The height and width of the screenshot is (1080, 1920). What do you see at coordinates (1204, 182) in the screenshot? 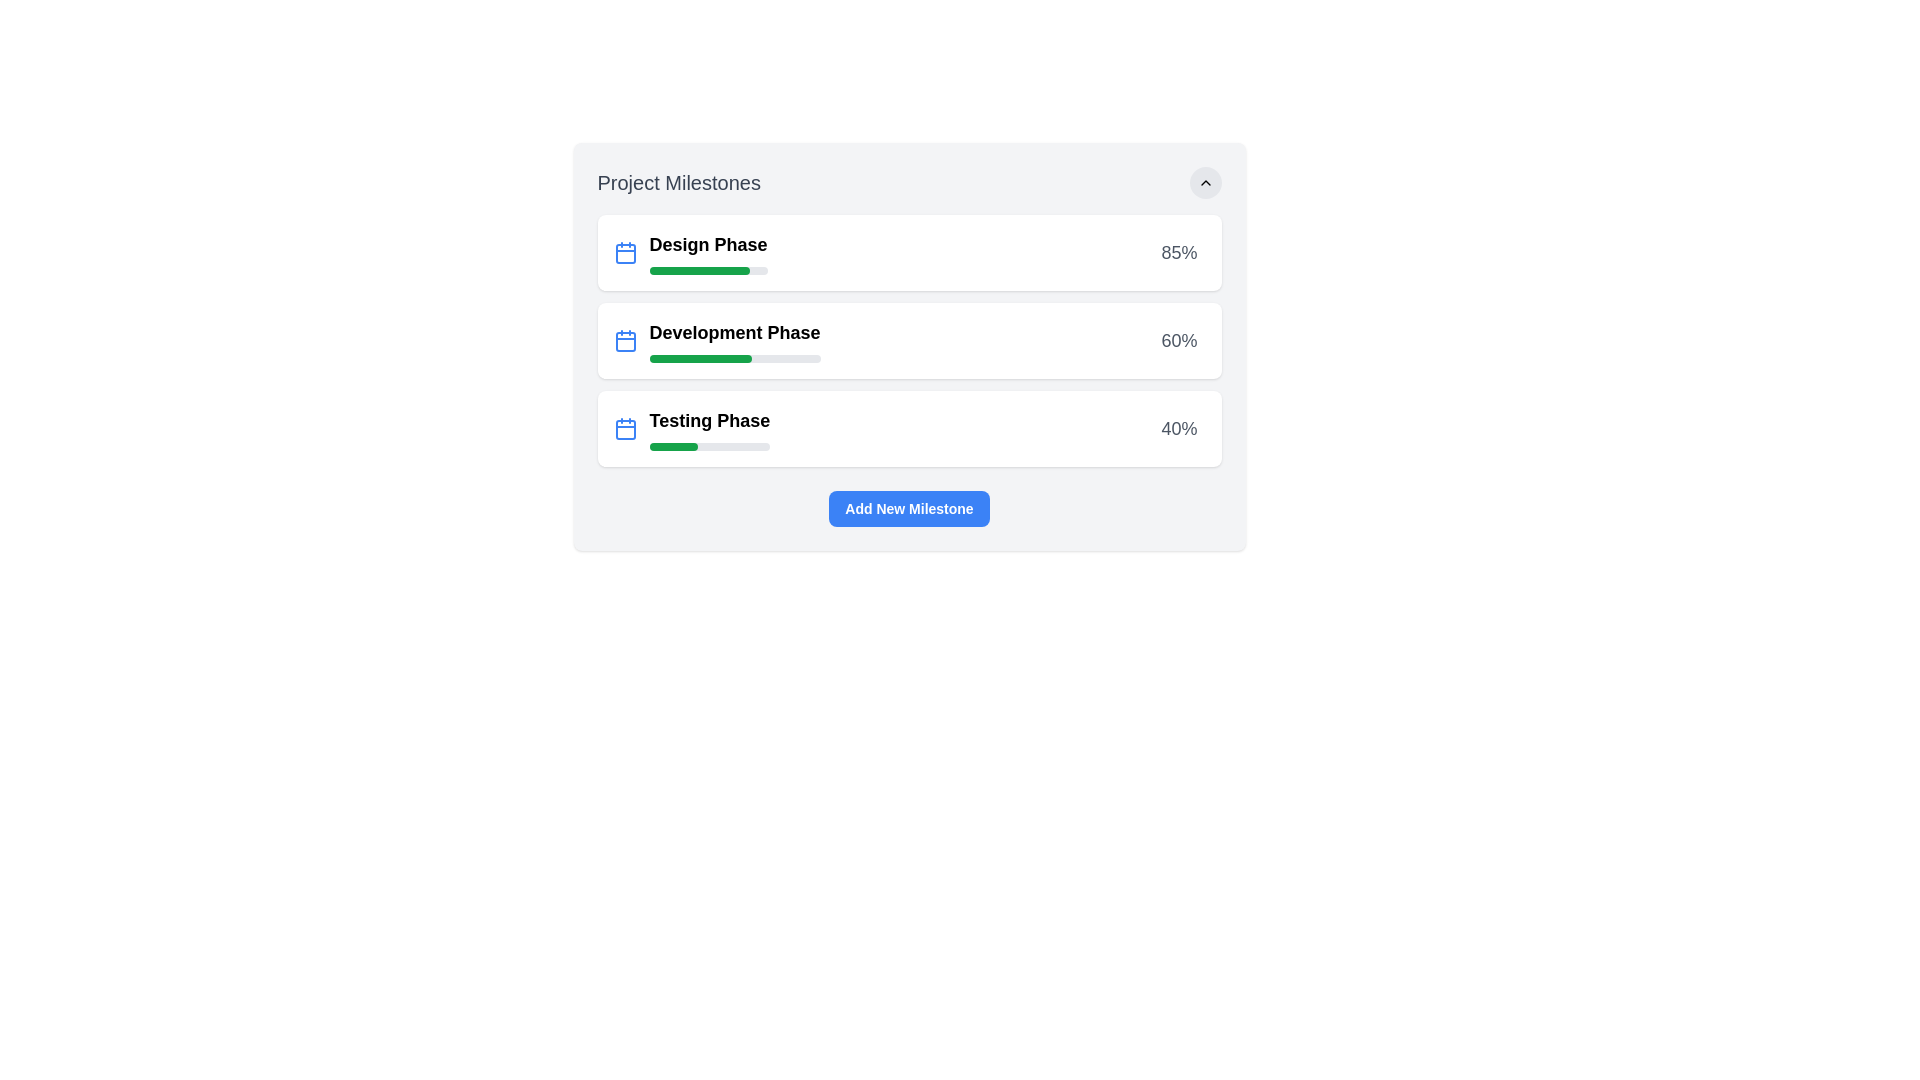
I see `the upward-pointing chevron icon within the circular button located in the top-right corner of the 'Project Milestones' widget` at bounding box center [1204, 182].